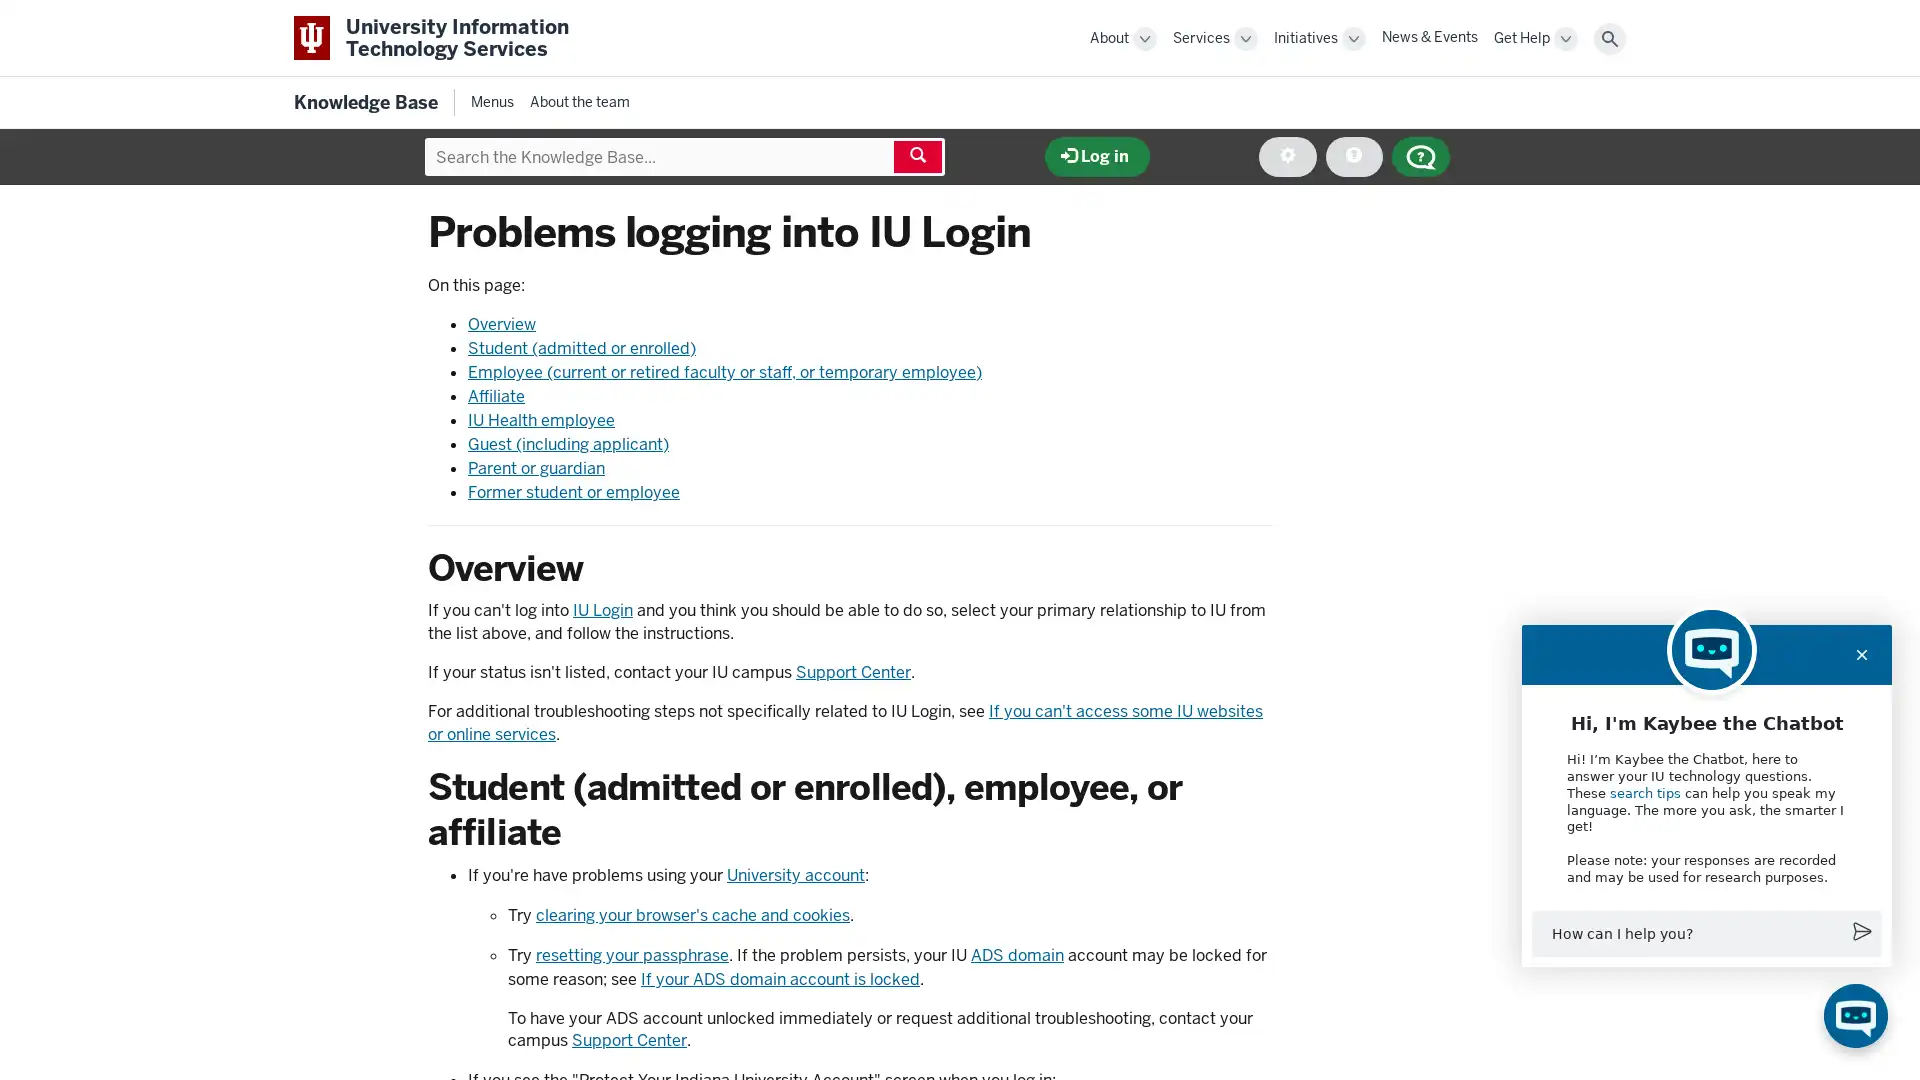  I want to click on Toggle Initiatives navigation, so click(1353, 38).